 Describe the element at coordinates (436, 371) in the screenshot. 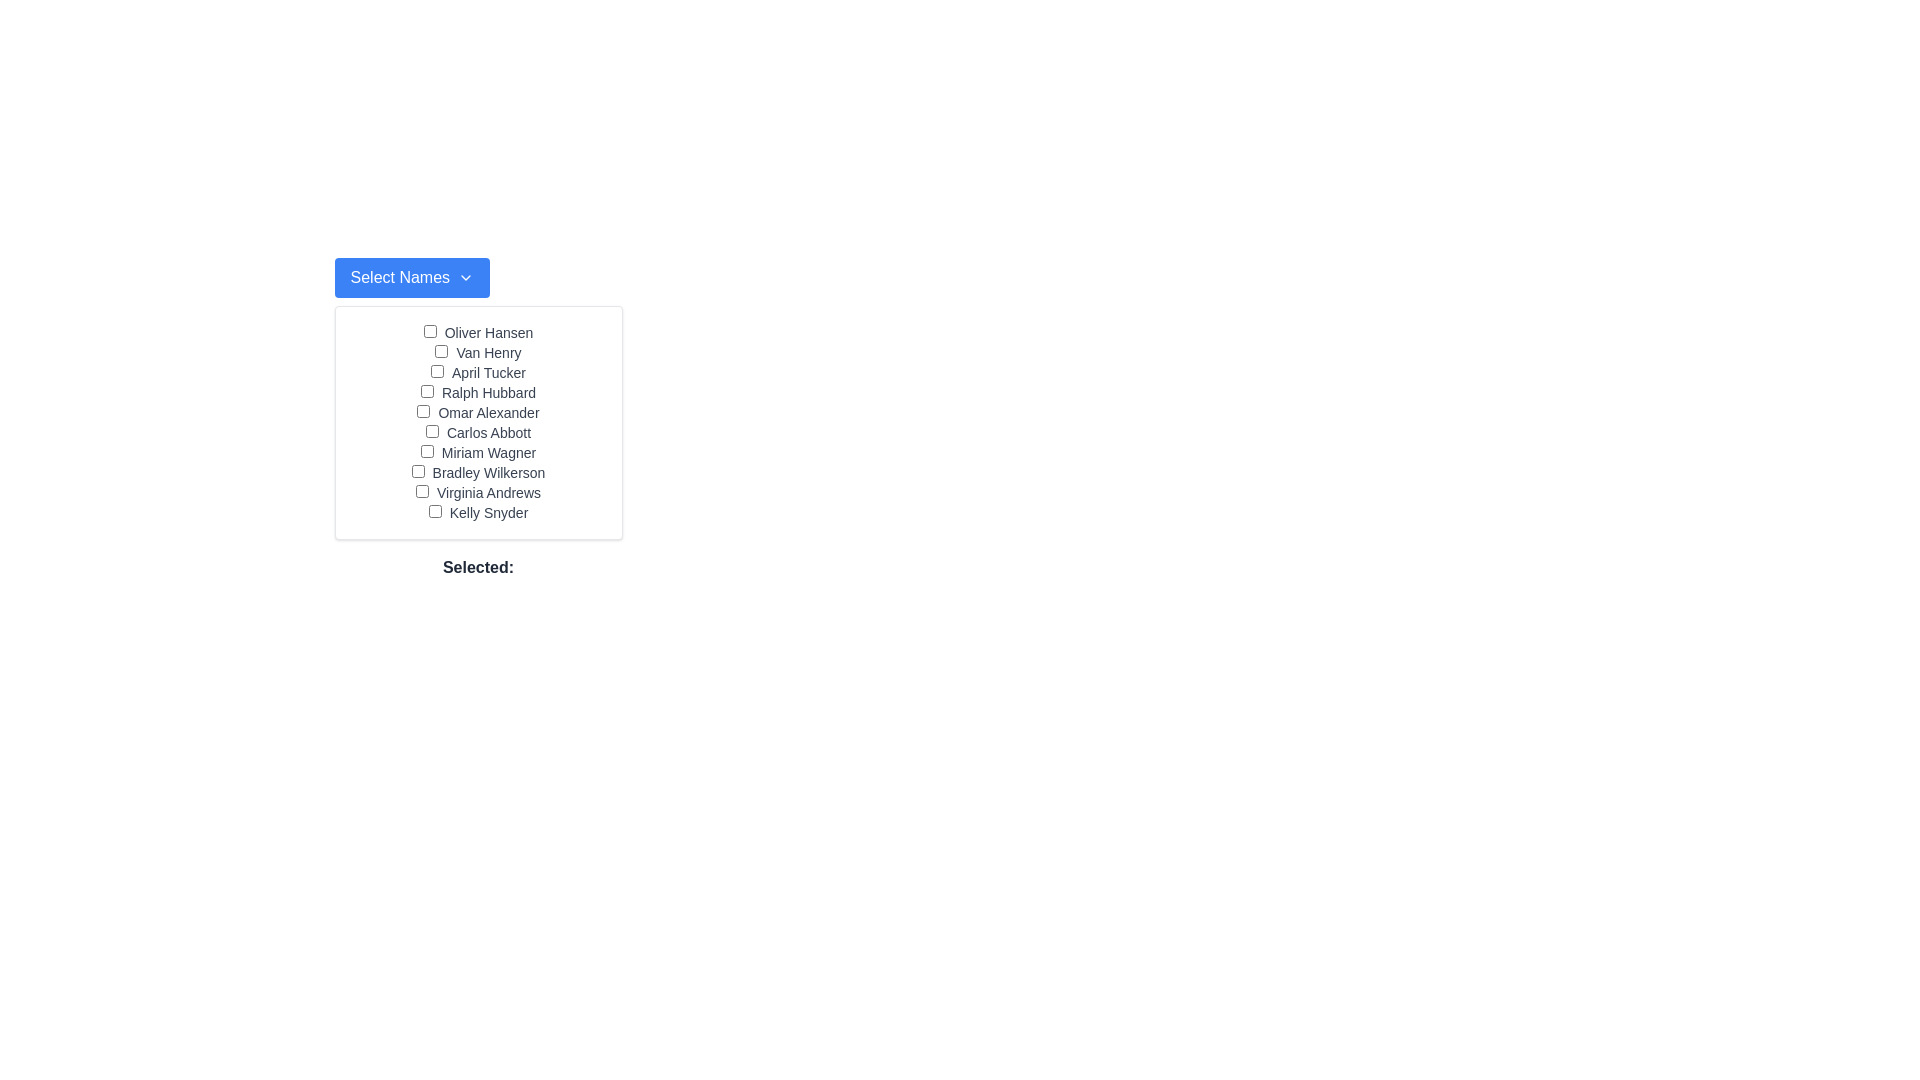

I see `the checkbox located to the left of the 'April Tucker' label` at that location.